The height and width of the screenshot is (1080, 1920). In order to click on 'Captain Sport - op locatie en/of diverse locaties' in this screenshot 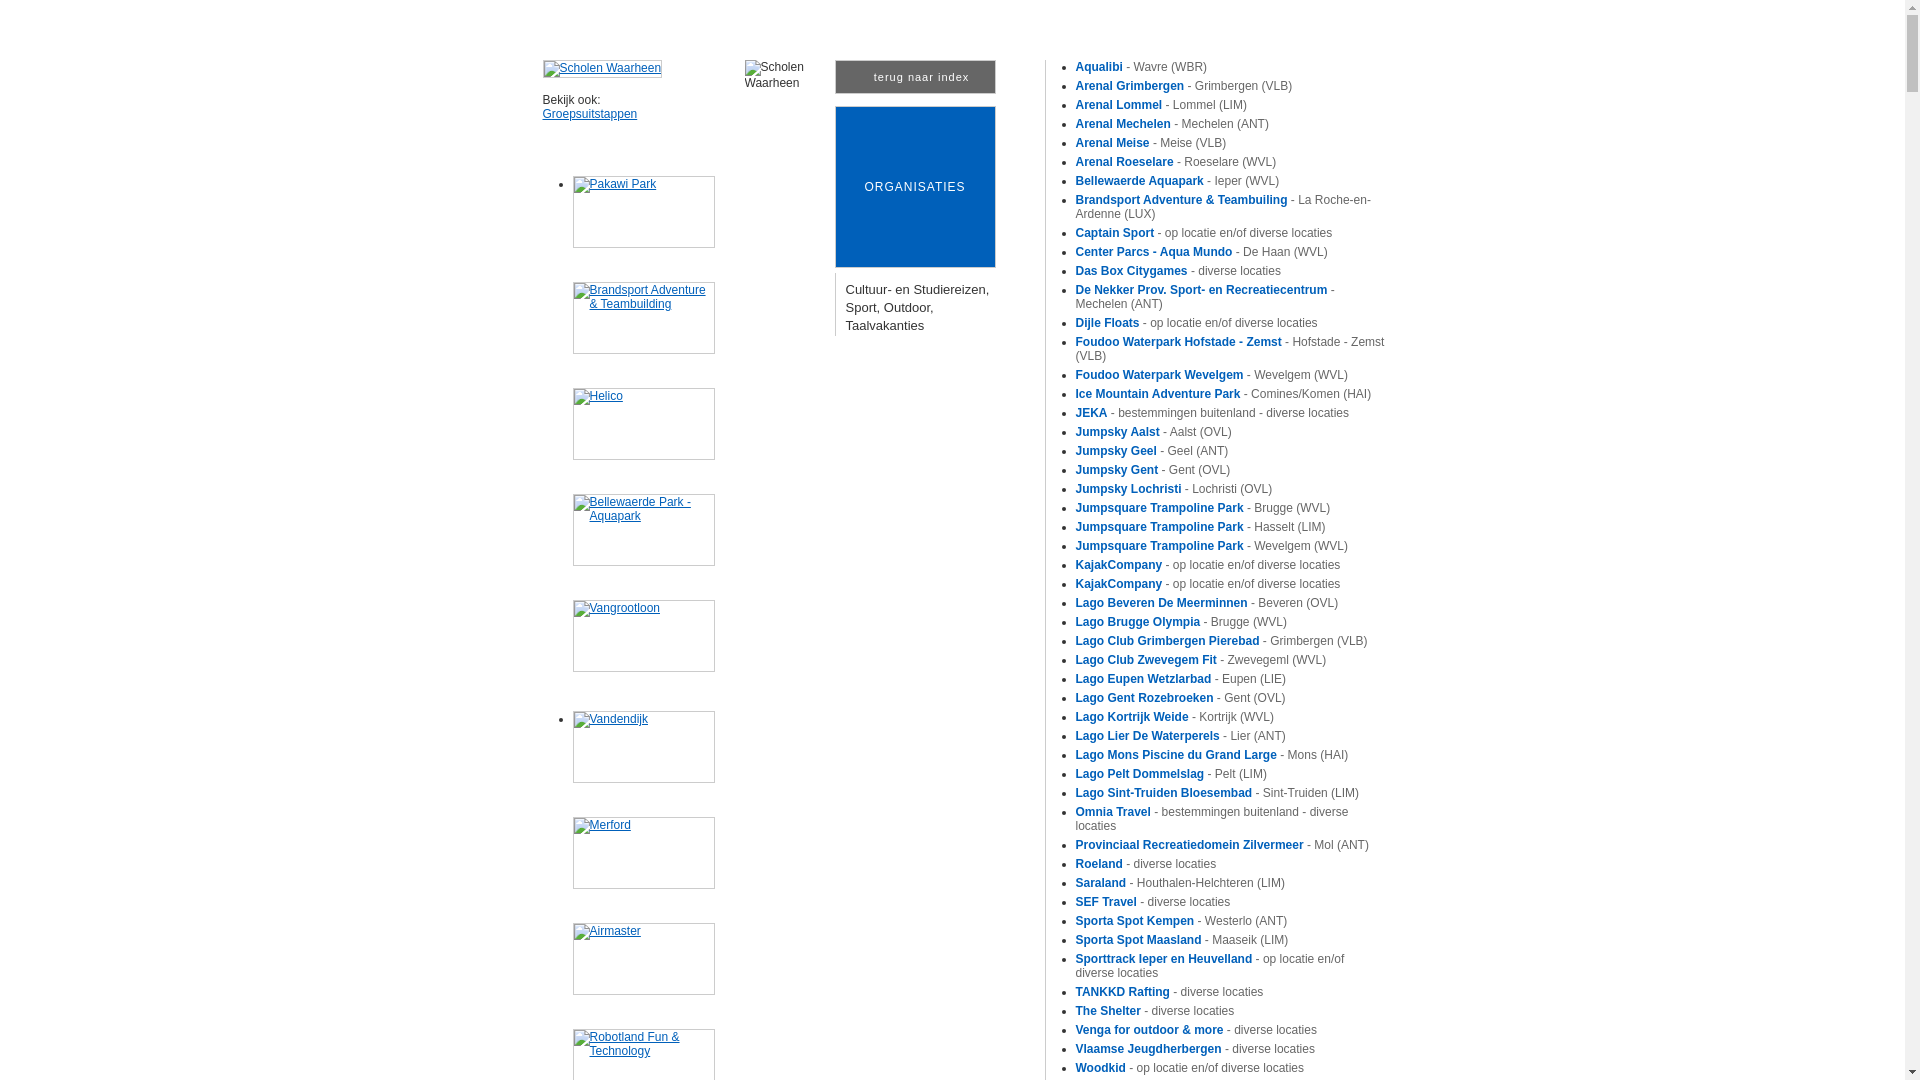, I will do `click(1203, 231)`.